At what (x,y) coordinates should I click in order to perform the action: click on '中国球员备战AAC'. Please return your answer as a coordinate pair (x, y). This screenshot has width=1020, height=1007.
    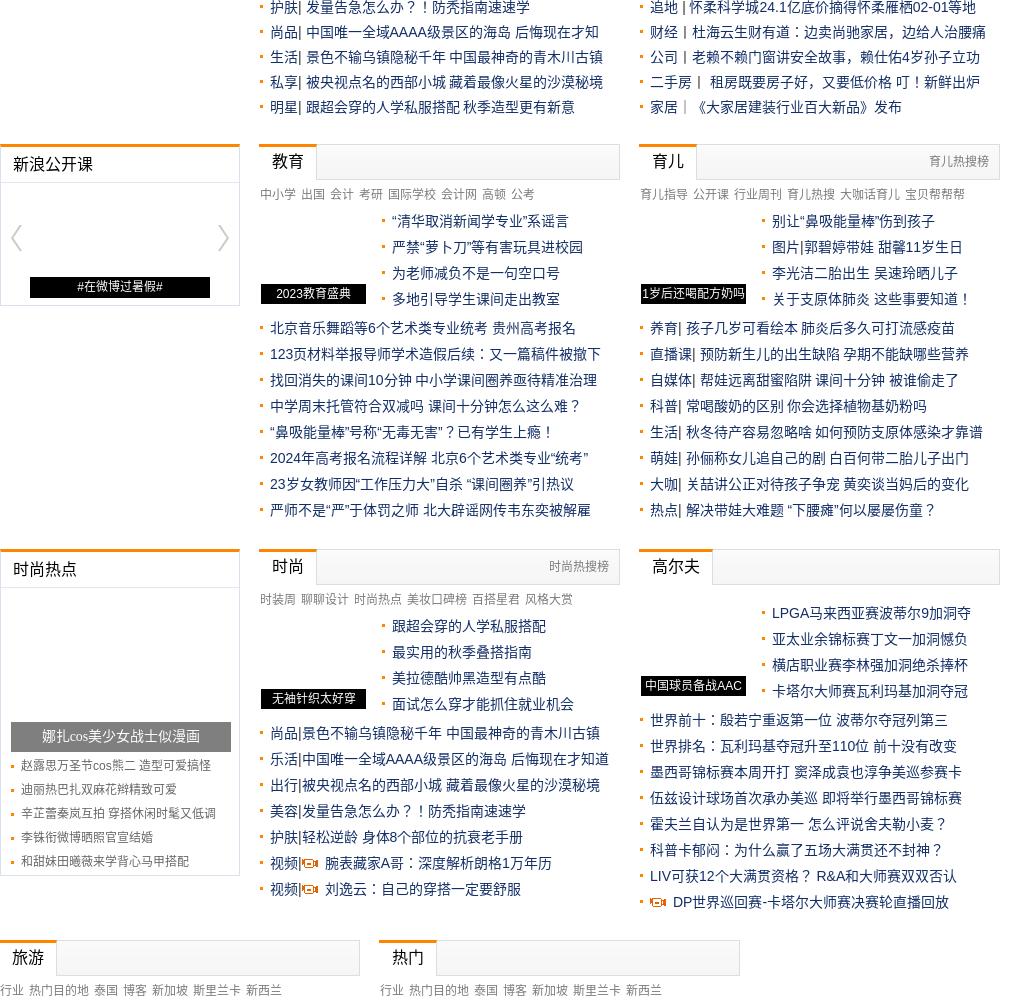
    Looking at the image, I should click on (691, 684).